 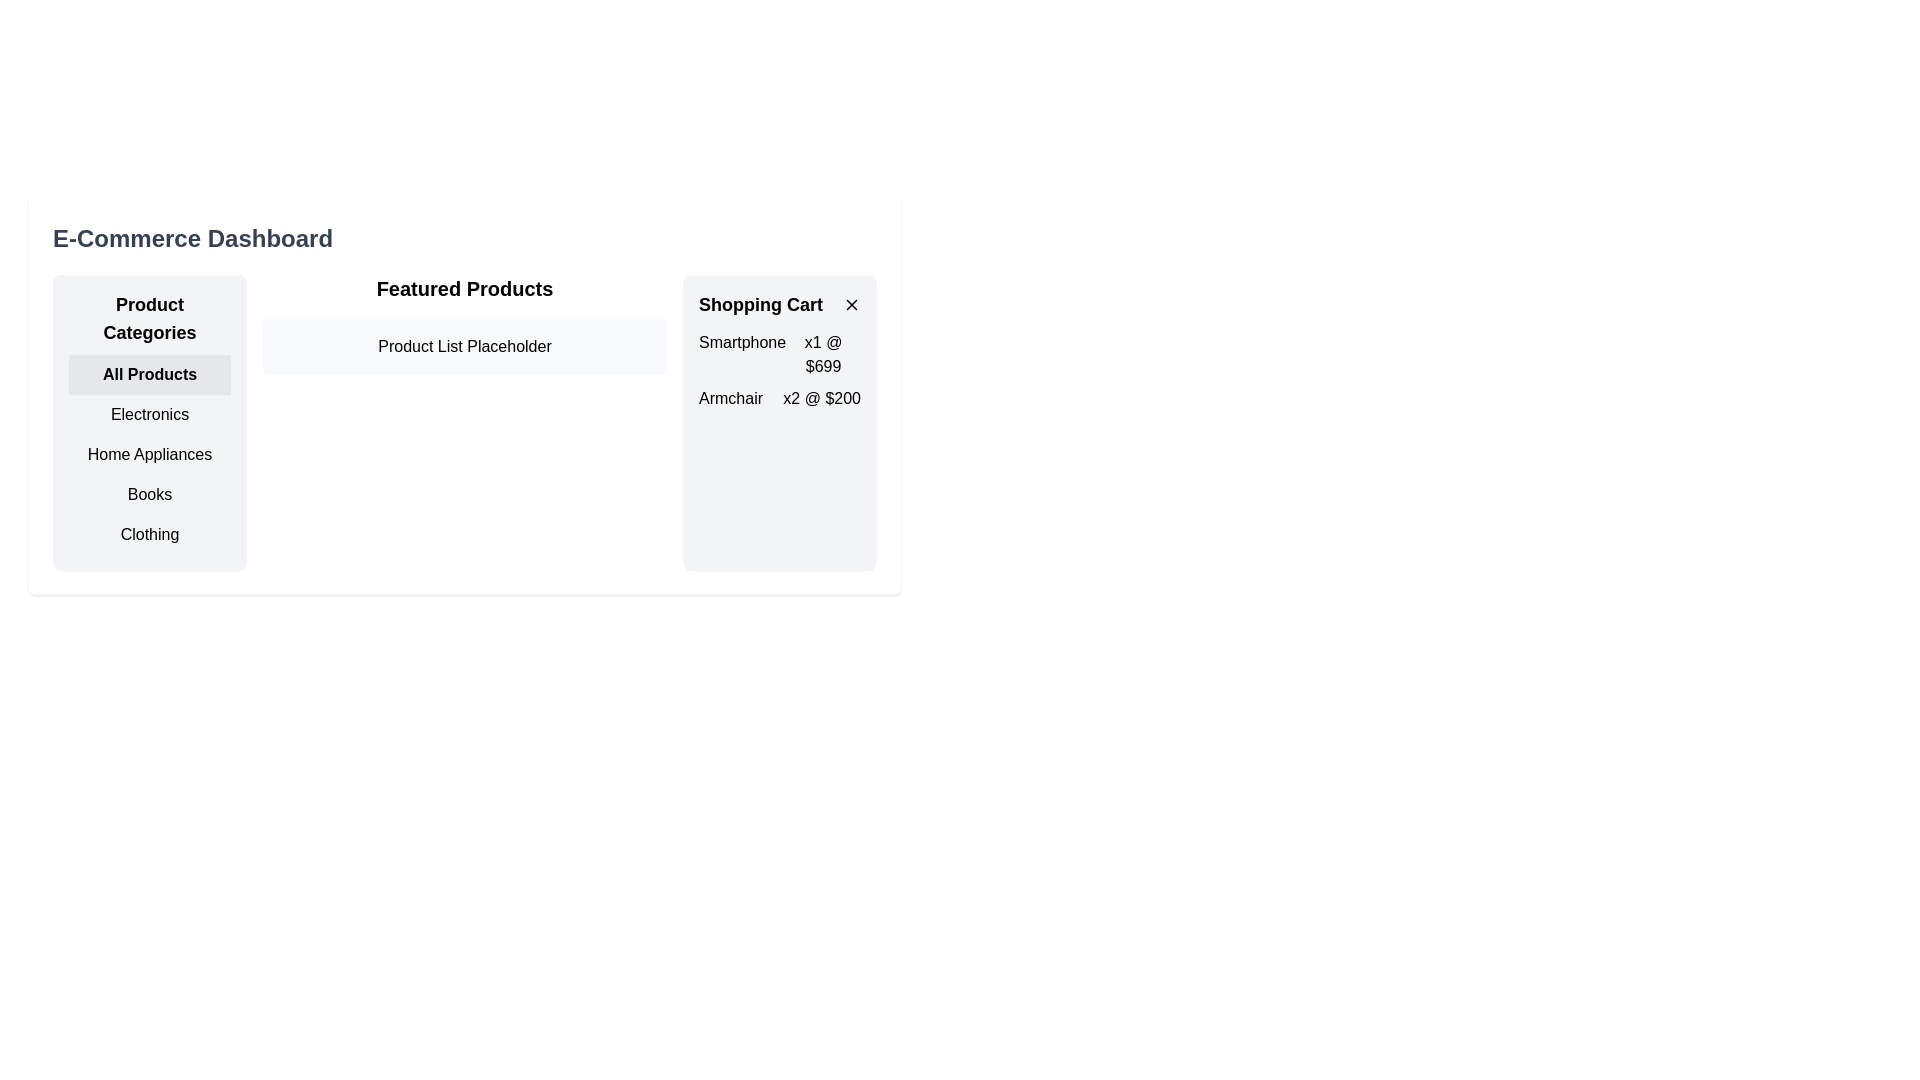 What do you see at coordinates (464, 346) in the screenshot?
I see `the Placeholder box for the product list located in the 'Featured Products' section, positioned centrally below the title 'Featured Products'` at bounding box center [464, 346].